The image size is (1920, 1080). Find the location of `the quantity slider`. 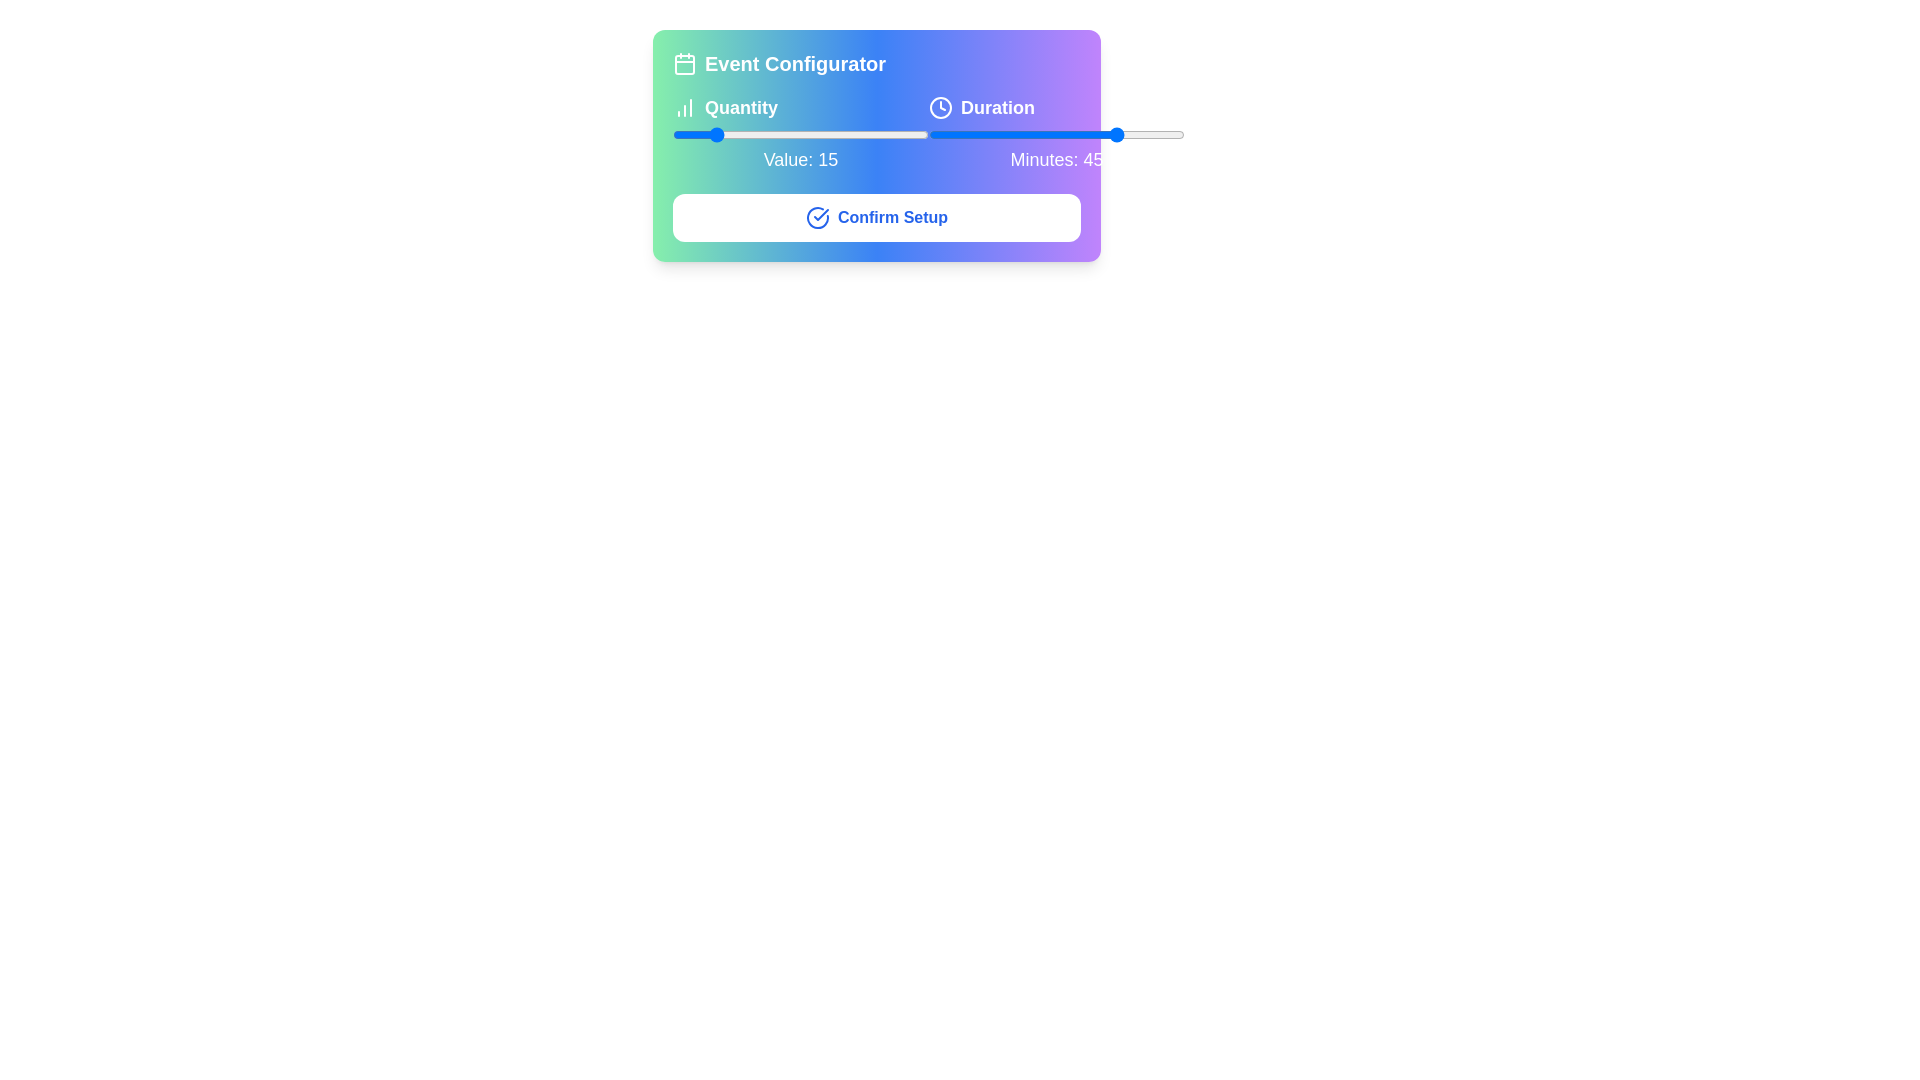

the quantity slider is located at coordinates (875, 135).